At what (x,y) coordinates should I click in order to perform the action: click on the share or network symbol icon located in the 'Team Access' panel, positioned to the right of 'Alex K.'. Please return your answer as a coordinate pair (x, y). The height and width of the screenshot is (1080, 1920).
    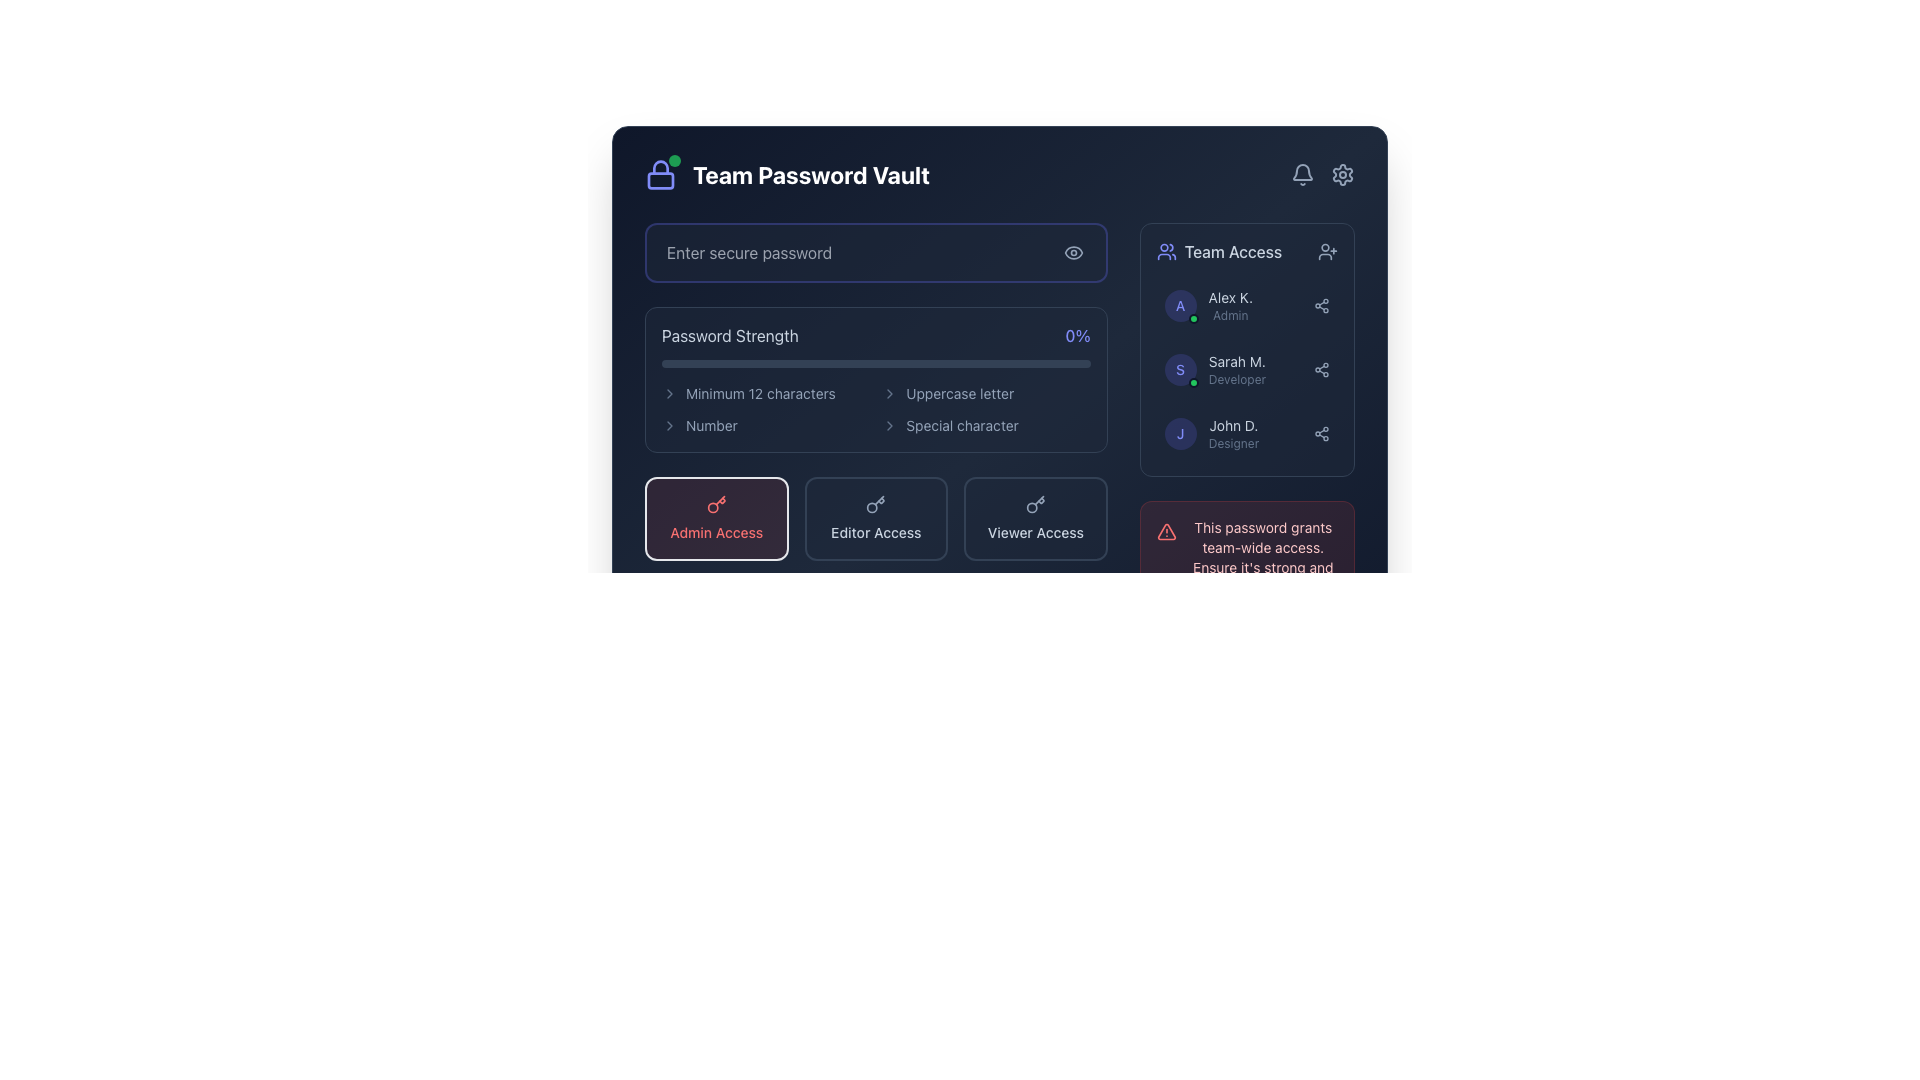
    Looking at the image, I should click on (1321, 305).